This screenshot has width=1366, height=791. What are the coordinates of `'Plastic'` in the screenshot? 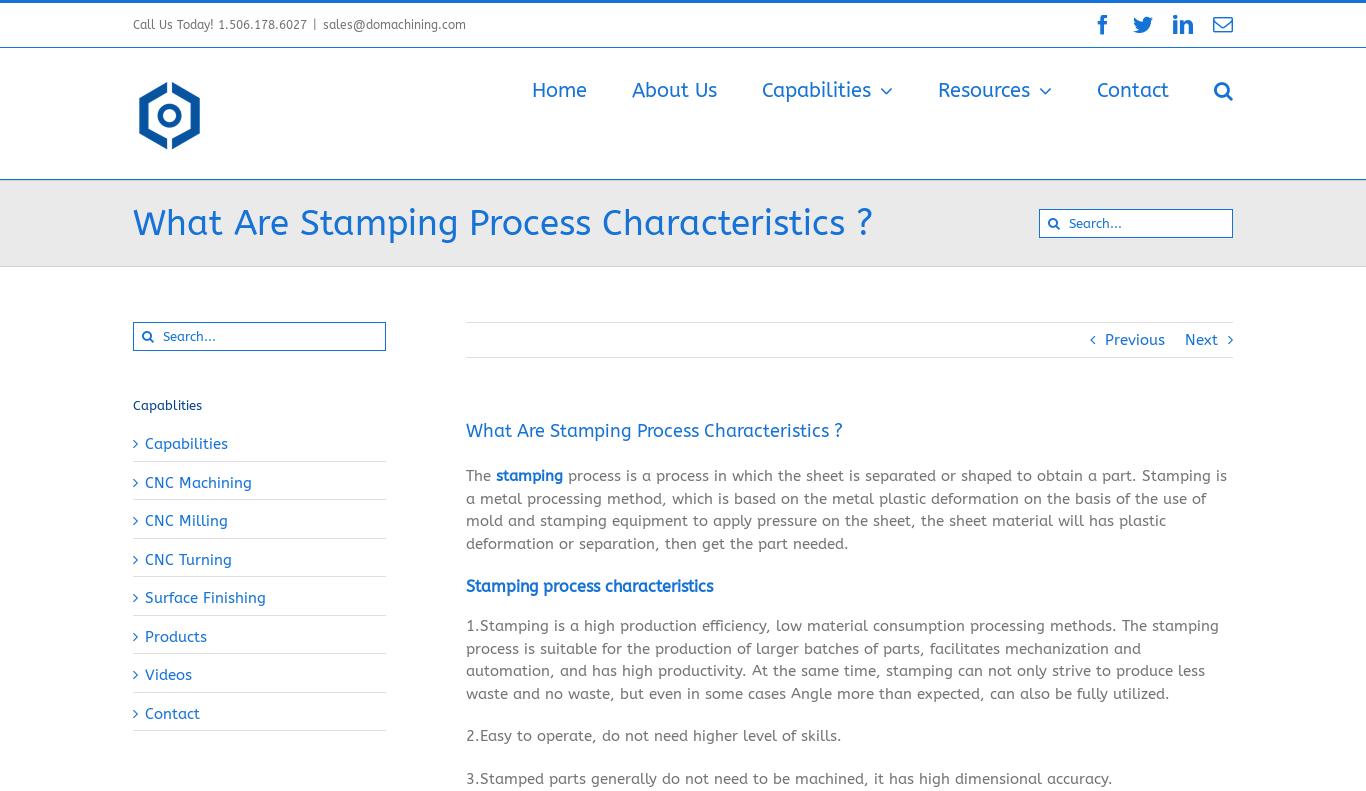 It's located at (1137, 415).